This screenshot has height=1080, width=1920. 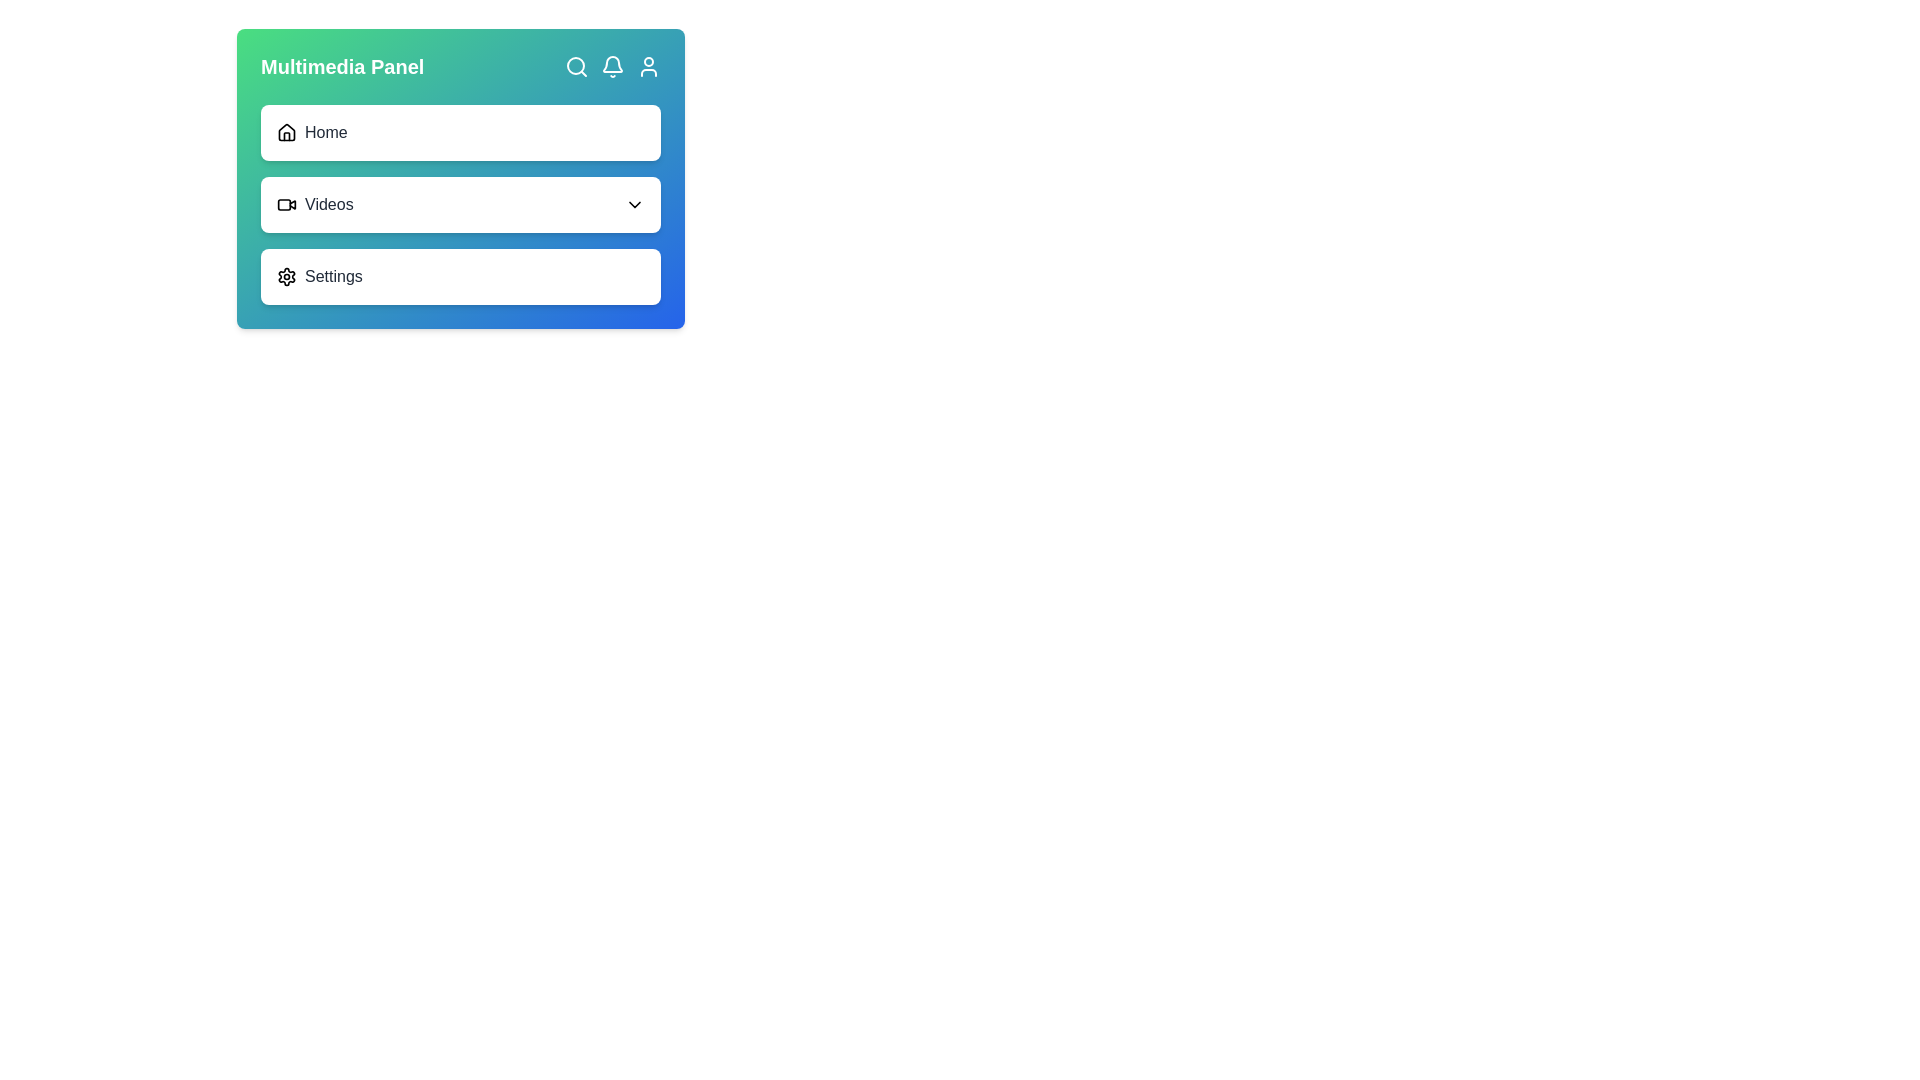 I want to click on the user account icon located at the top-right section of the interface header to trigger a tooltip or visual feedback, so click(x=648, y=65).